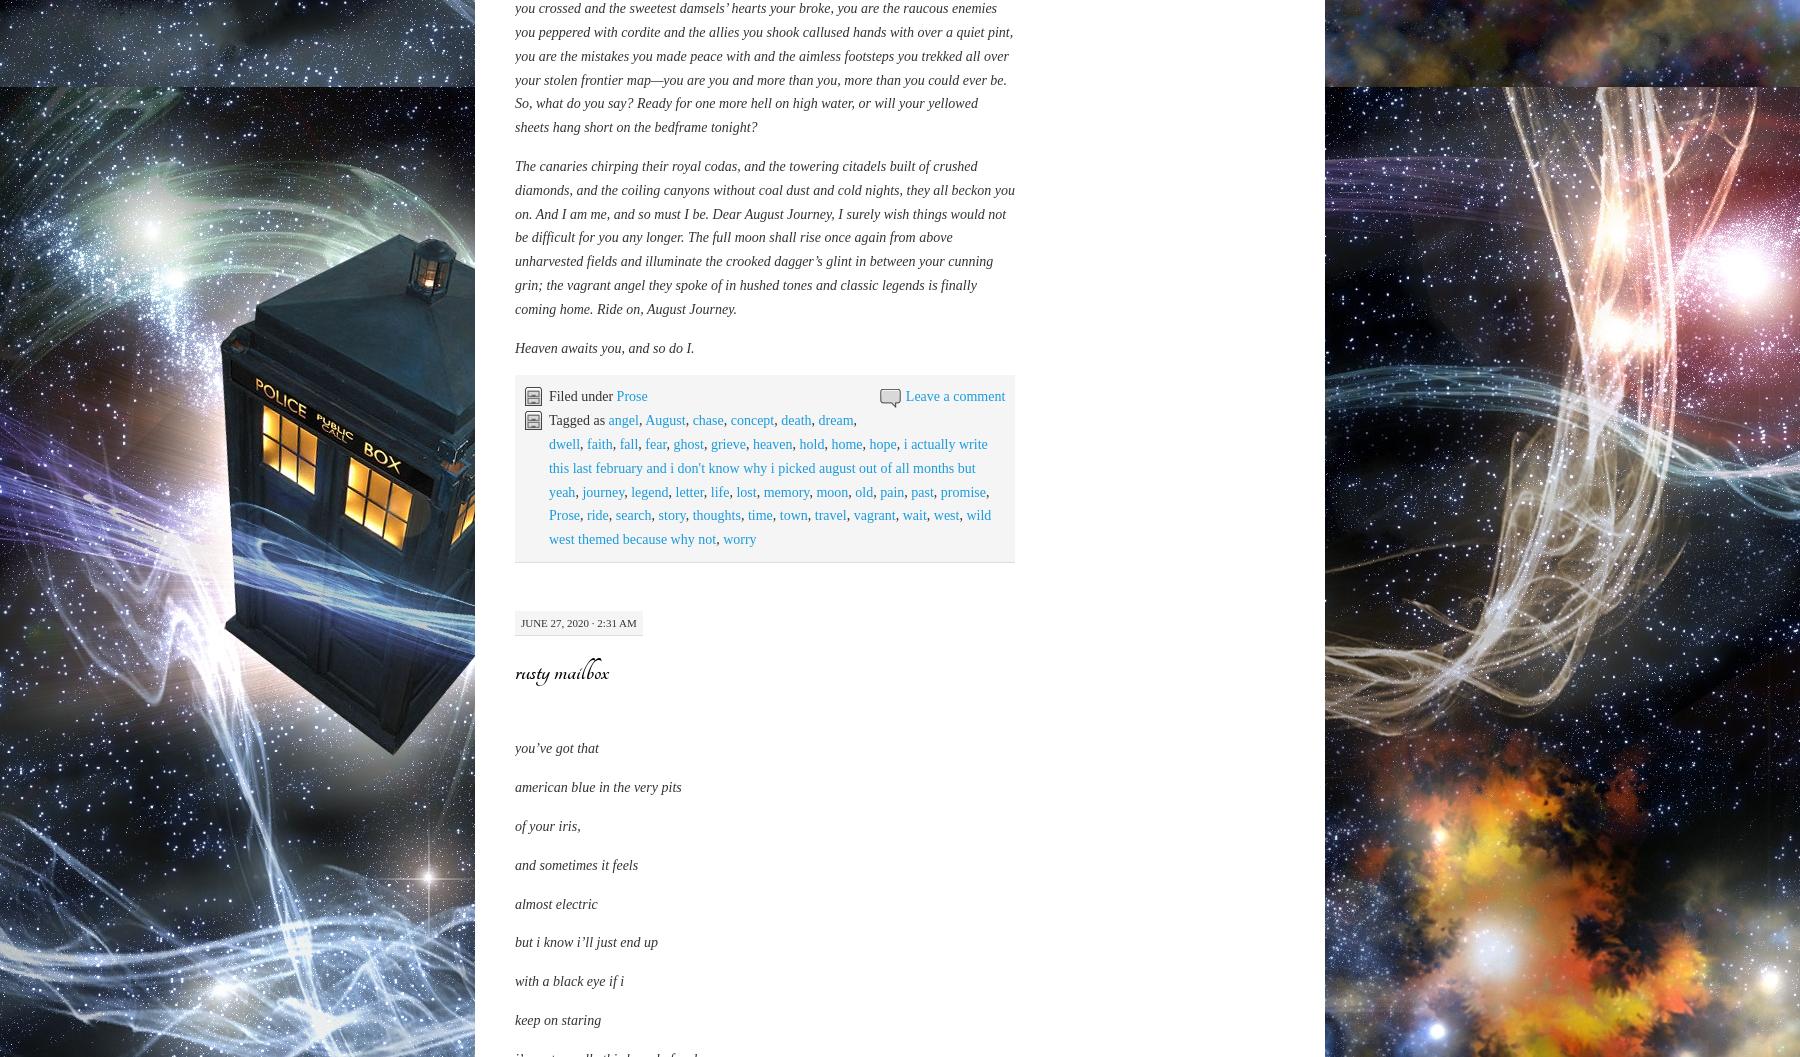  What do you see at coordinates (799, 891) in the screenshot?
I see `'hold'` at bounding box center [799, 891].